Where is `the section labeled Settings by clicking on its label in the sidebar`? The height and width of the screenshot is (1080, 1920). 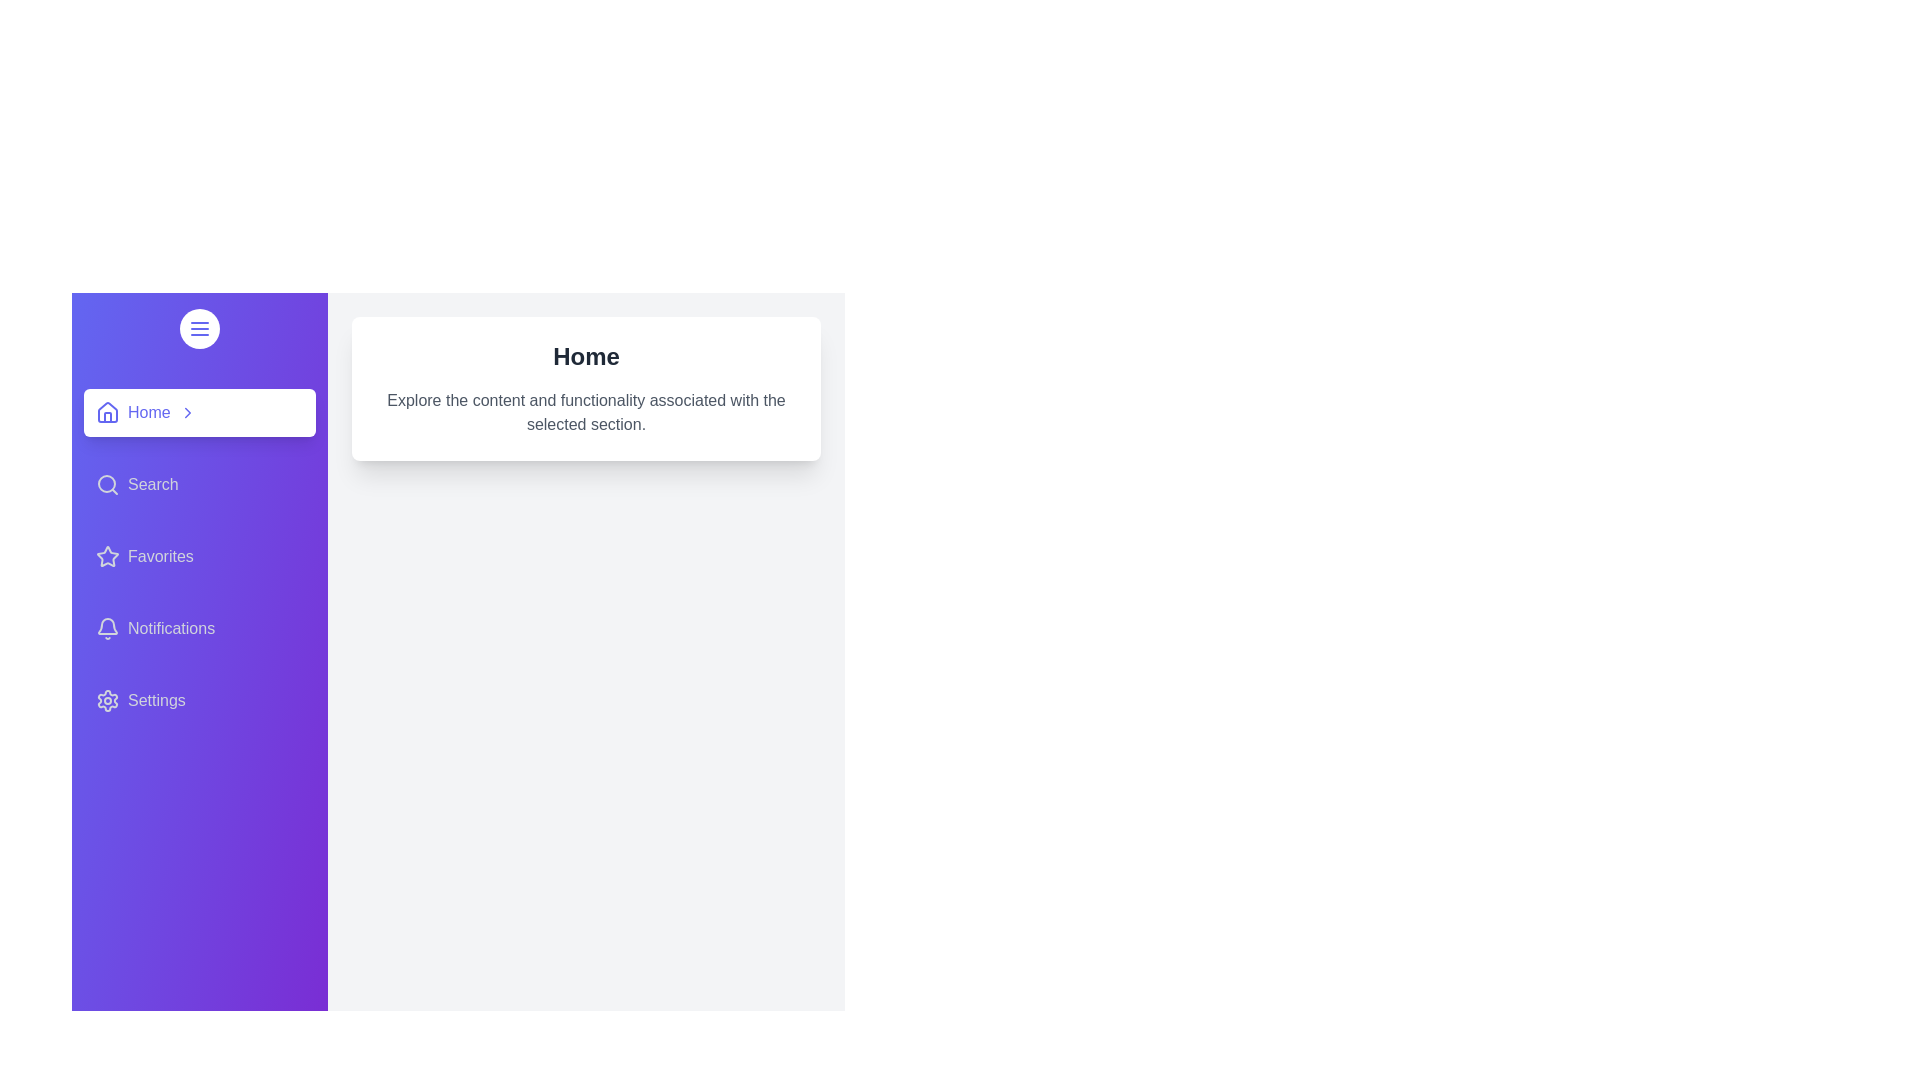 the section labeled Settings by clicking on its label in the sidebar is located at coordinates (200, 700).